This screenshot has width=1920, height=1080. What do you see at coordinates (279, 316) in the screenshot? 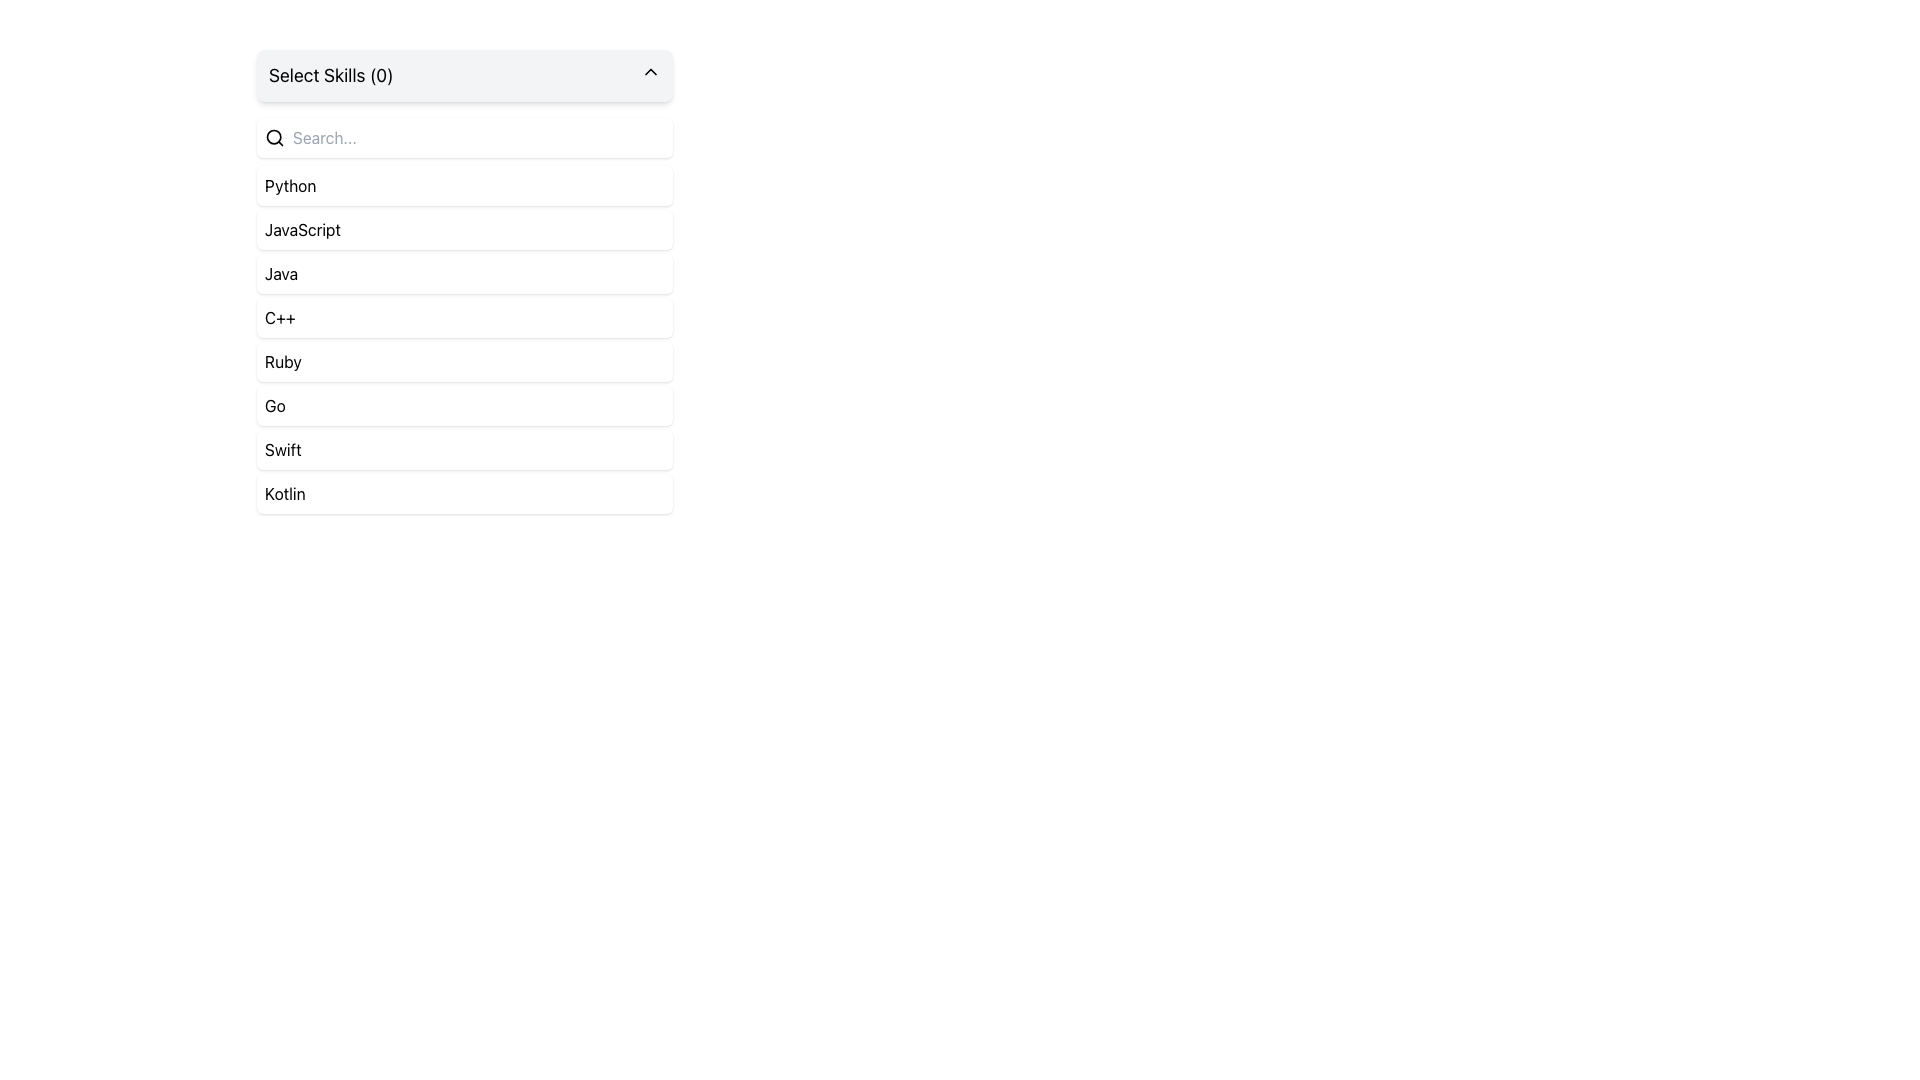
I see `the 'C++' skill label in the dropdown list` at bounding box center [279, 316].